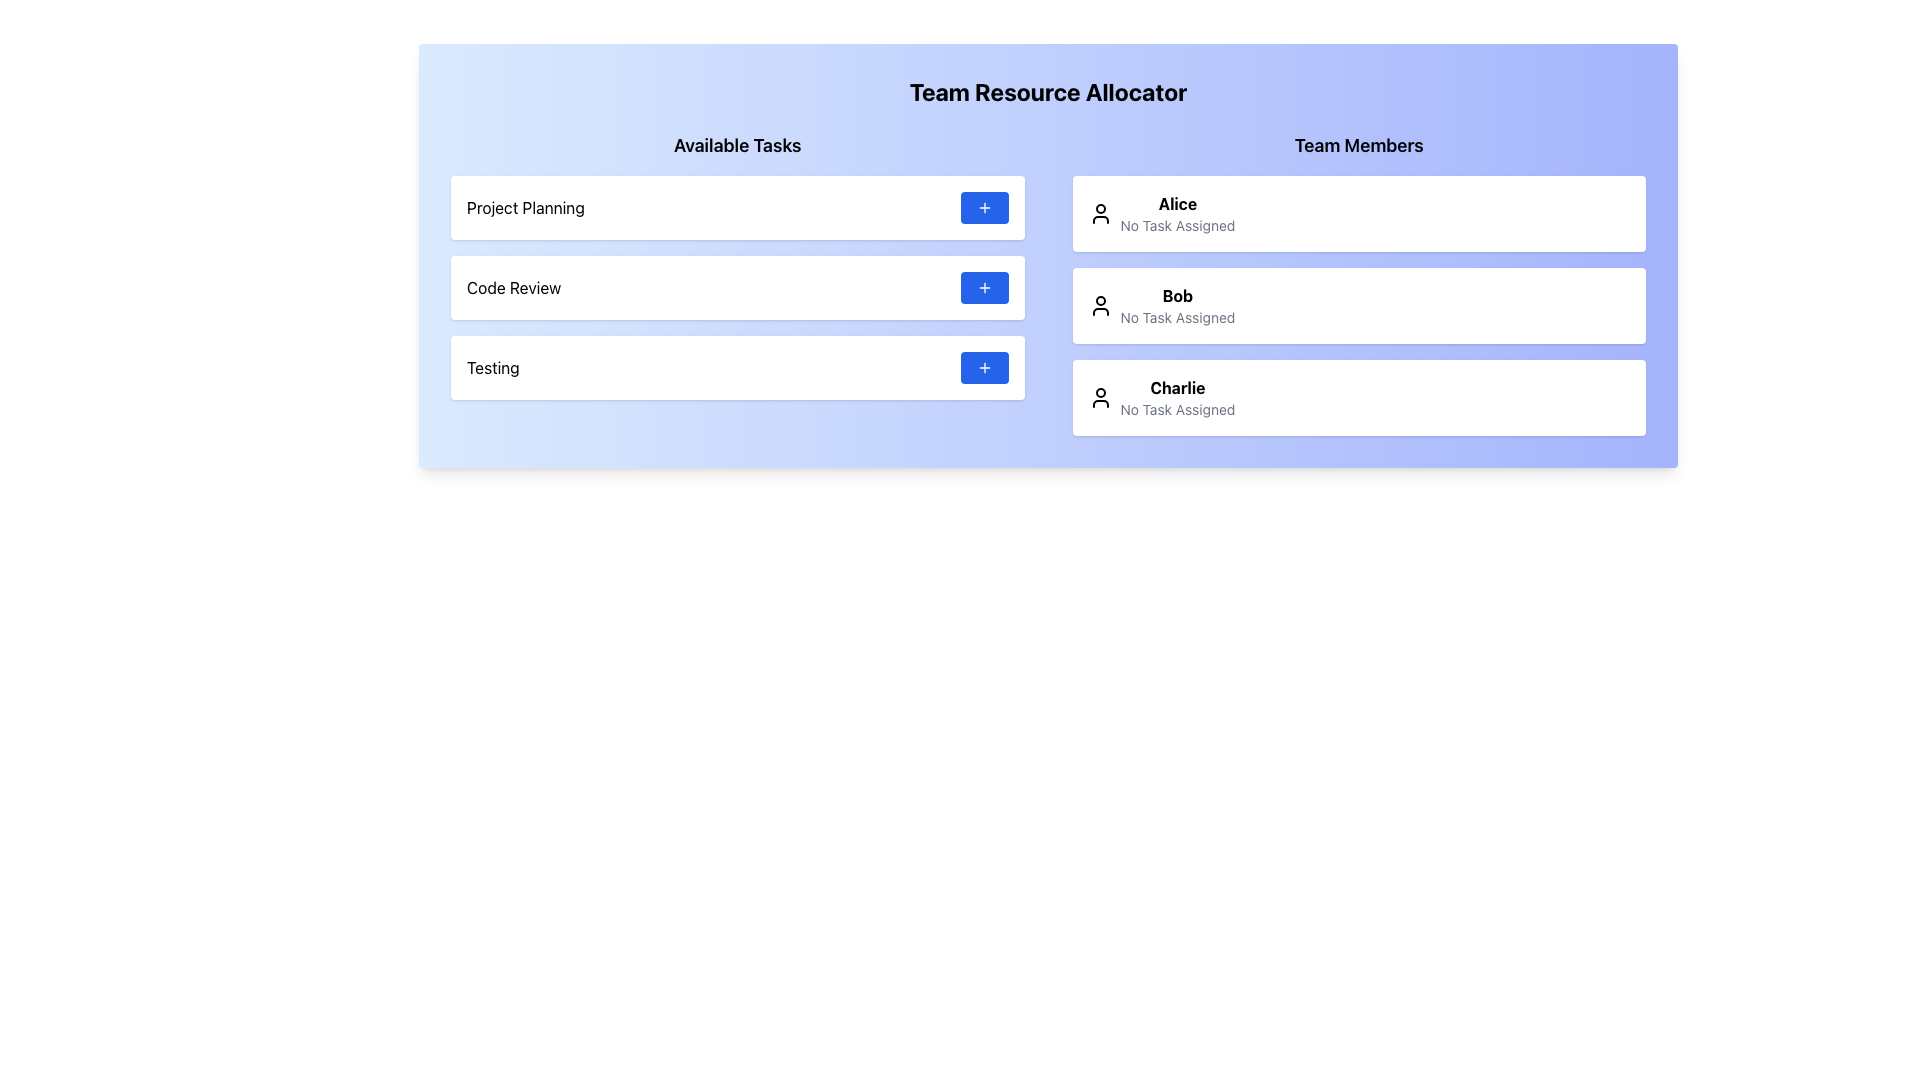 Image resolution: width=1920 pixels, height=1080 pixels. What do you see at coordinates (984, 208) in the screenshot?
I see `the plus icon with a blue background and white strokes, located in the first row of the 'Available Tasks' section, aligned to the right within the 'Project Planning' button` at bounding box center [984, 208].